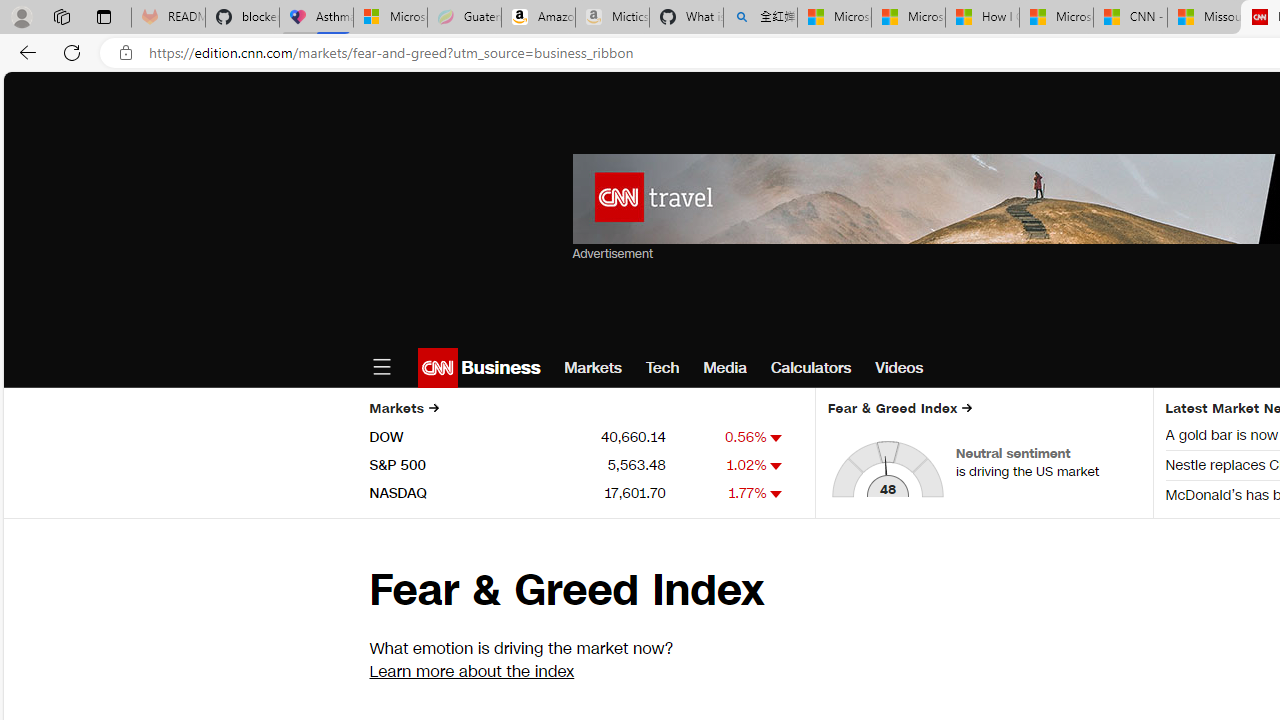  I want to click on 'Asthma Inhalers: Names and Types', so click(315, 17).